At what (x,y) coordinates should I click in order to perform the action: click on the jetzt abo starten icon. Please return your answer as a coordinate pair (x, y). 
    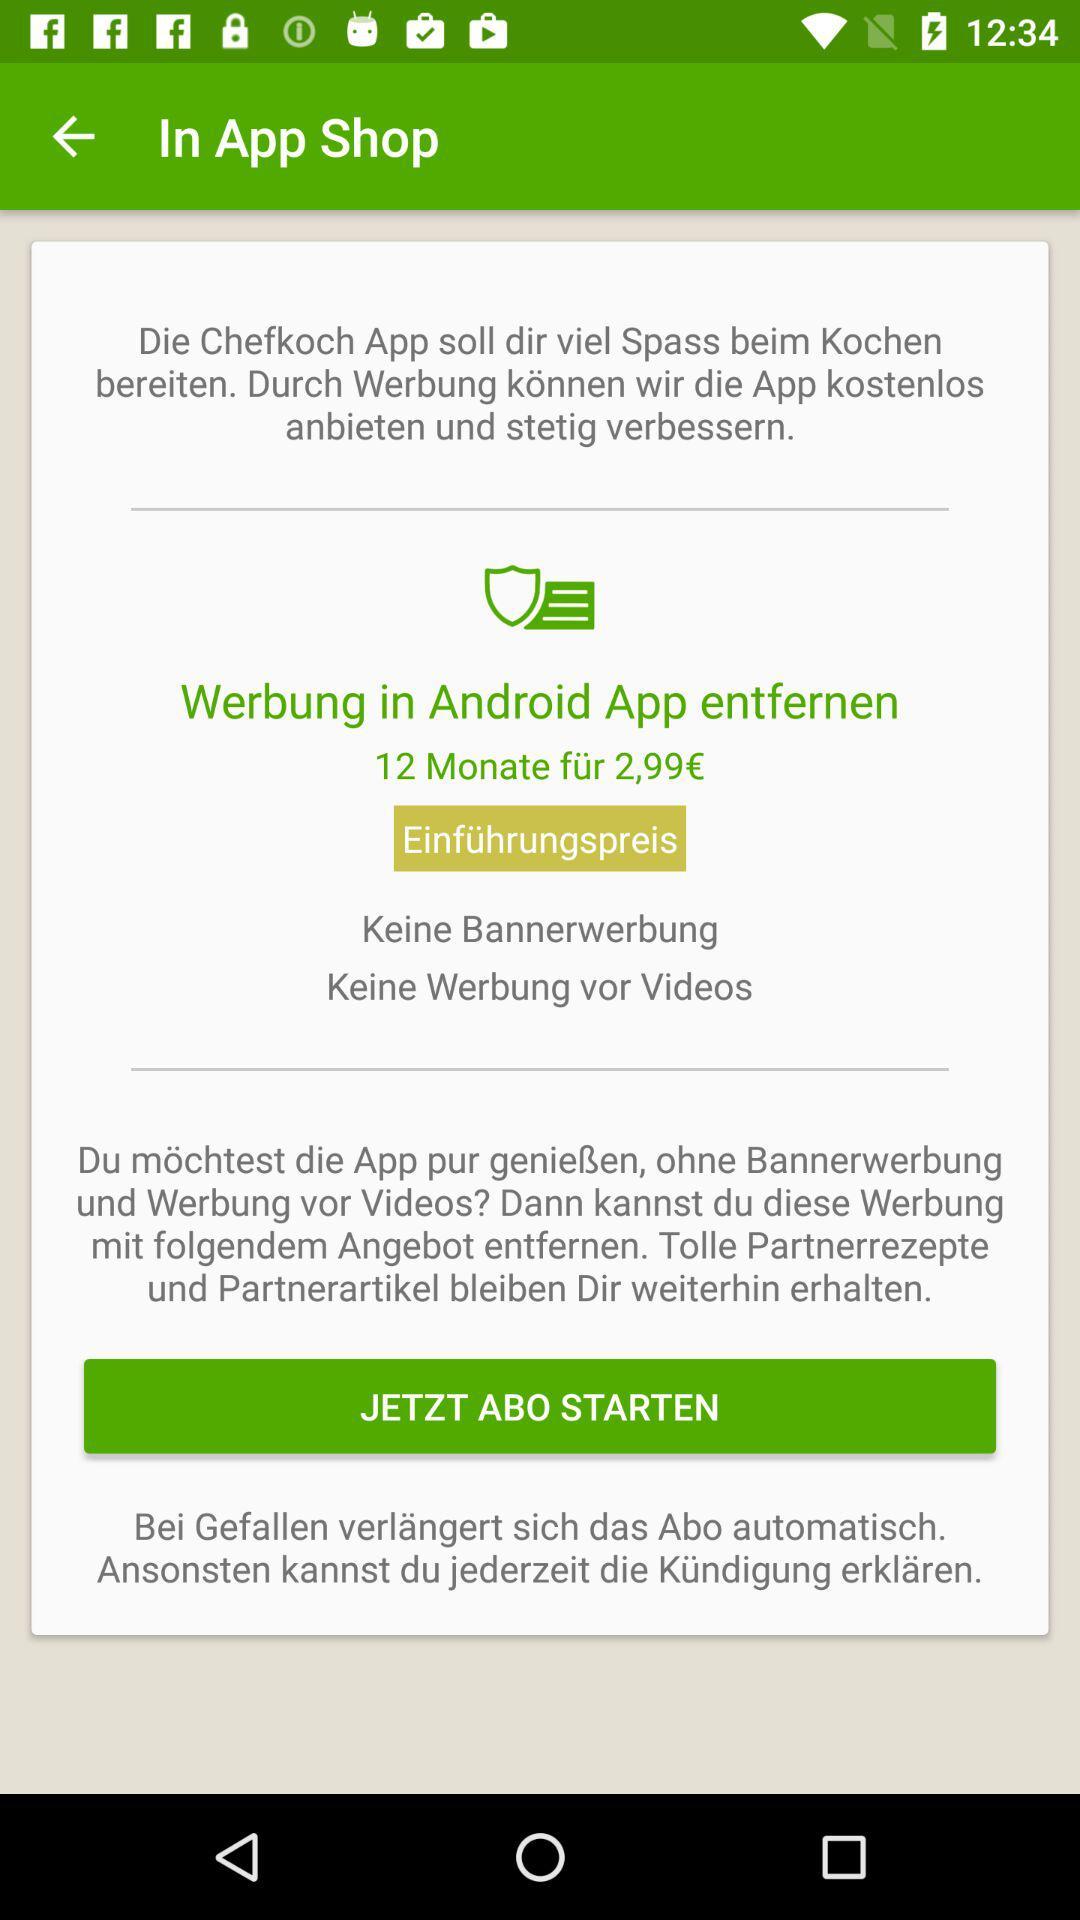
    Looking at the image, I should click on (540, 1405).